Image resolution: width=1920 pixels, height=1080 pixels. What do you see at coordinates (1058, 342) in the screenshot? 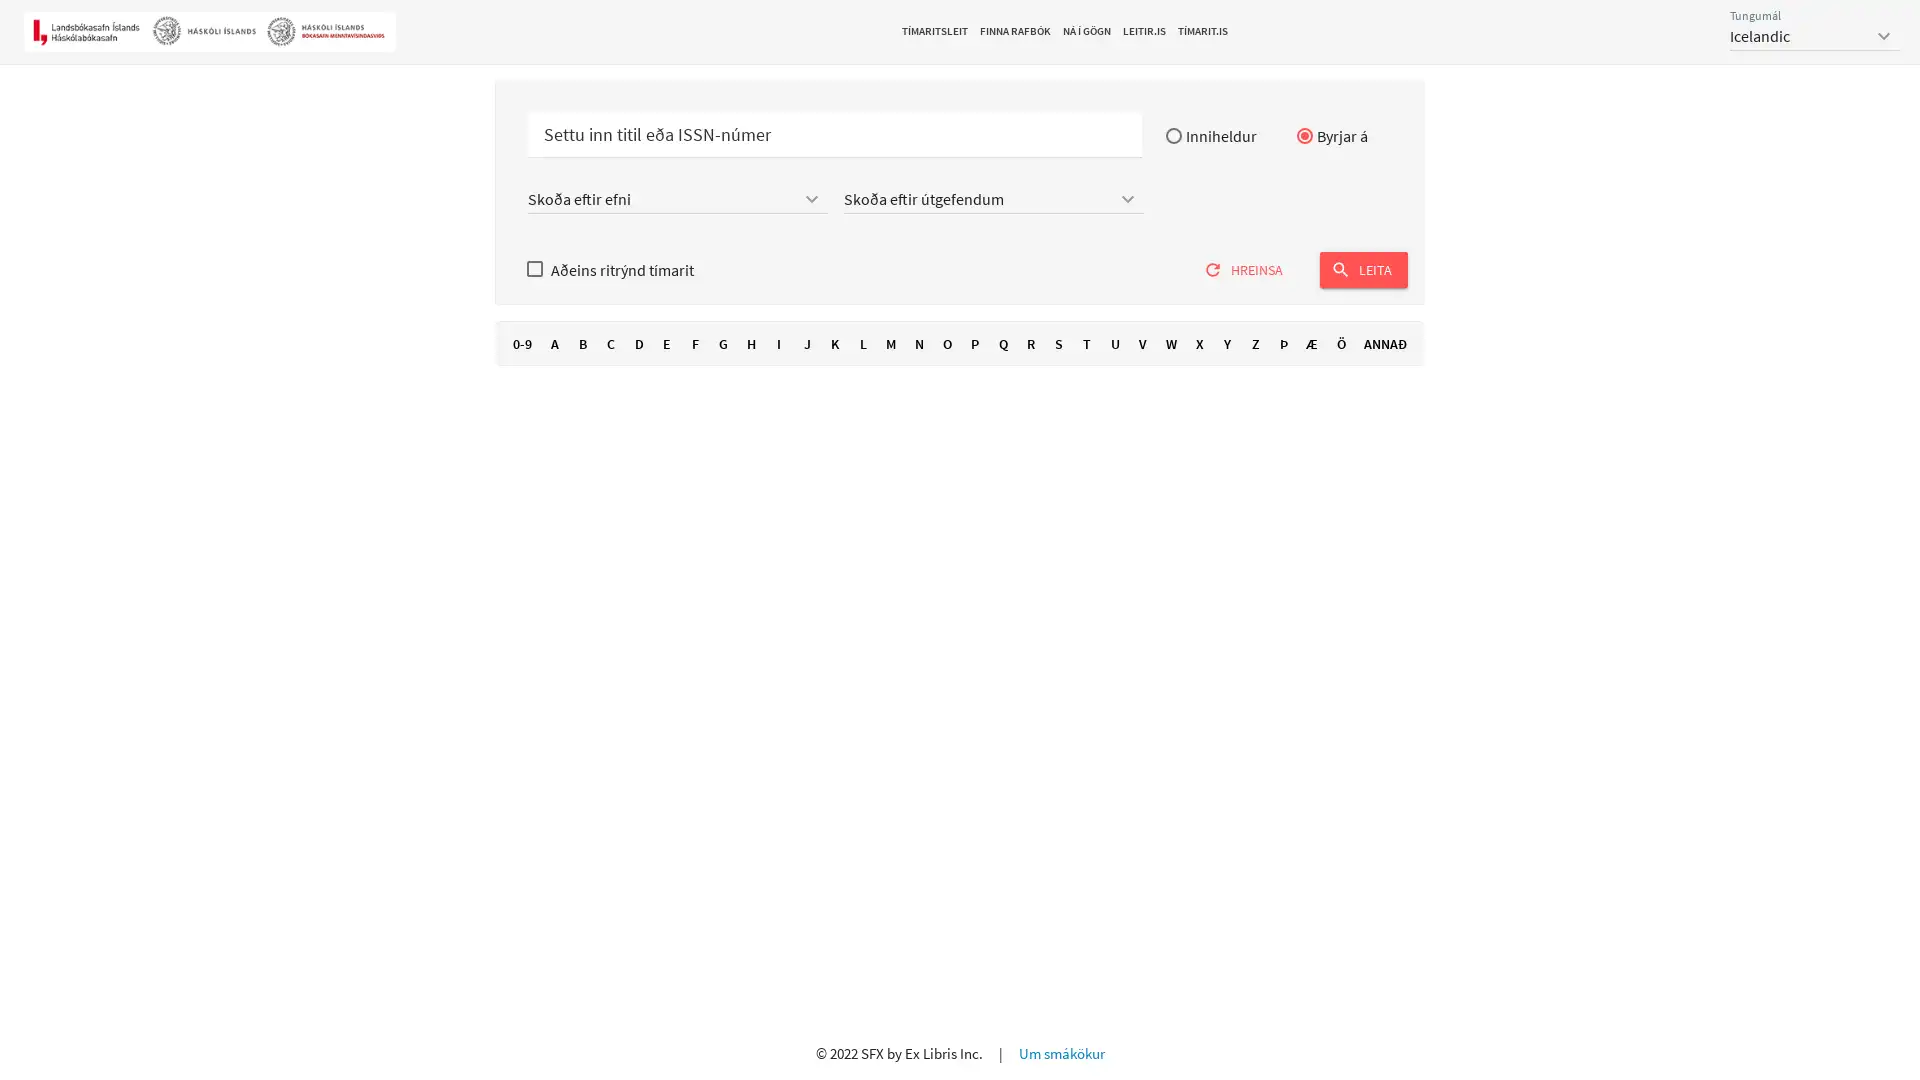
I see `S` at bounding box center [1058, 342].